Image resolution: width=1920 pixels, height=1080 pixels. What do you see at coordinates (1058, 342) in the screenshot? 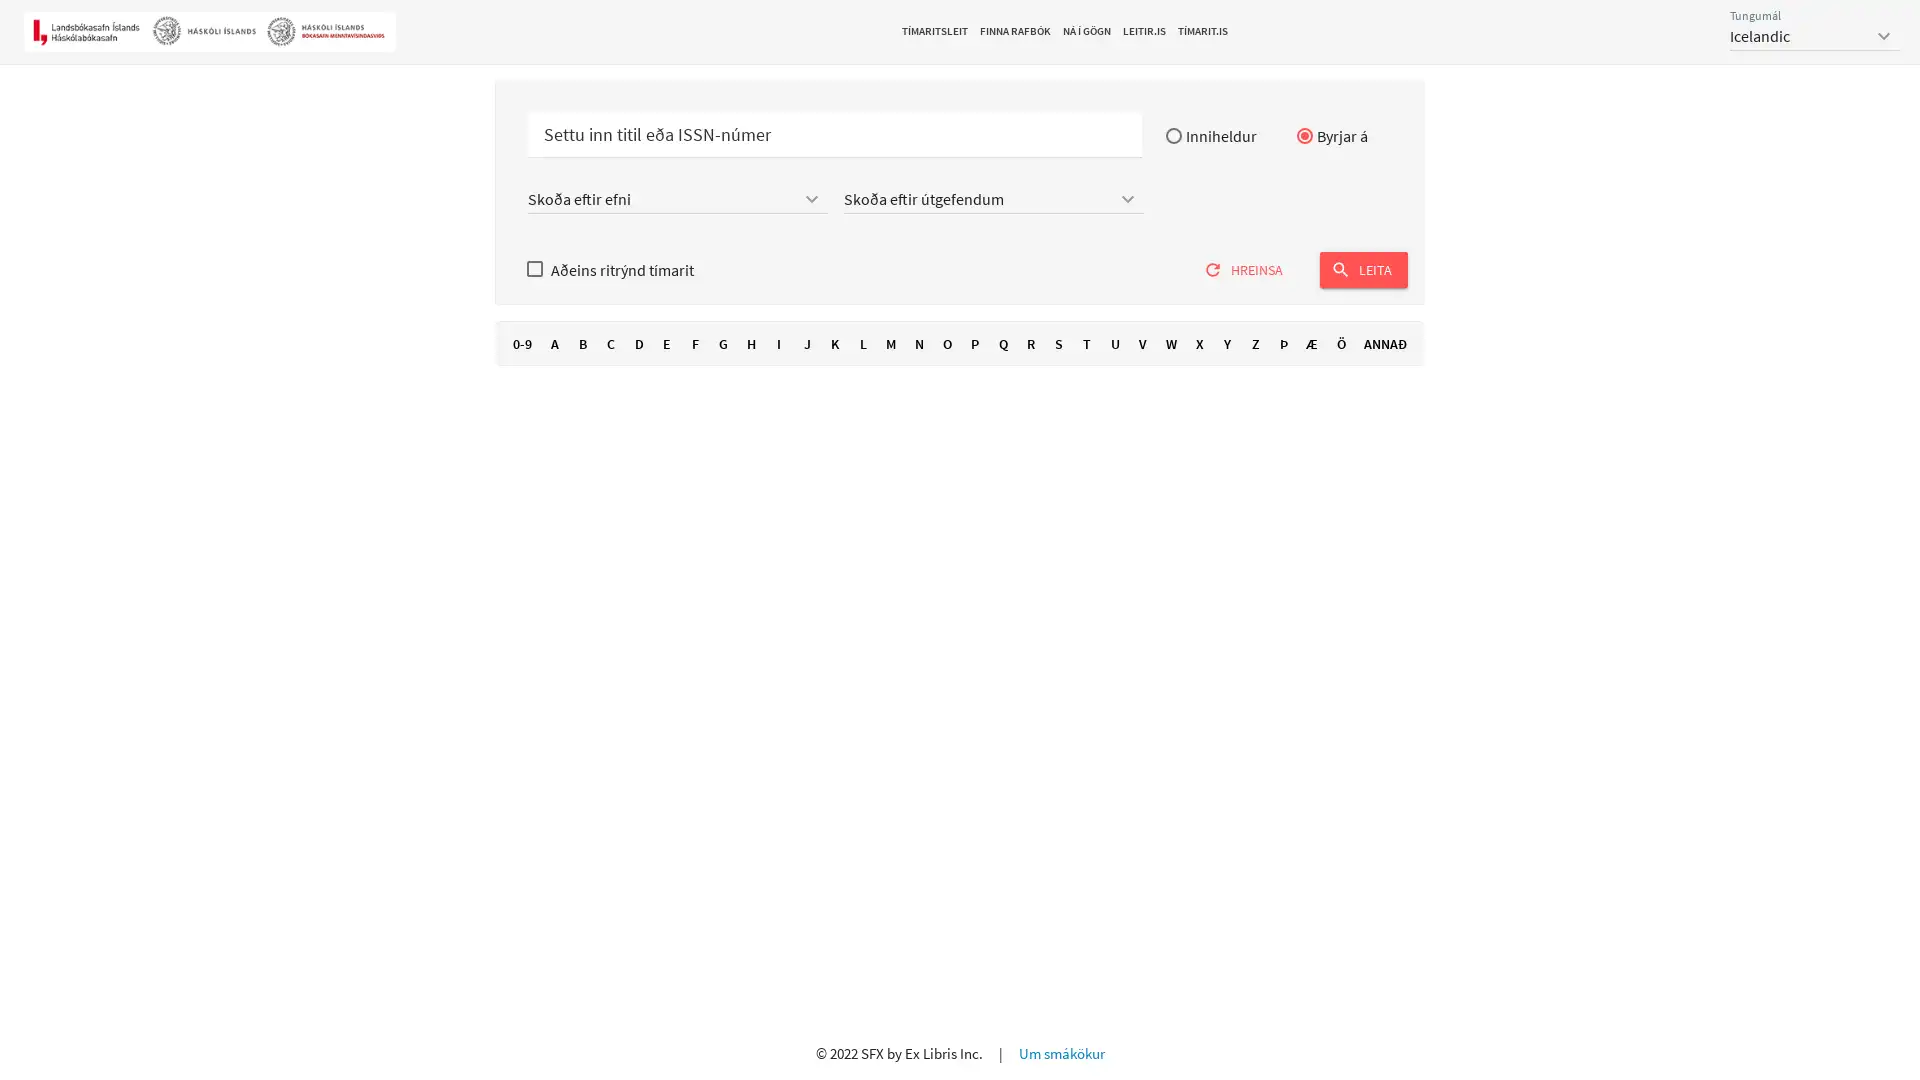
I see `S` at bounding box center [1058, 342].